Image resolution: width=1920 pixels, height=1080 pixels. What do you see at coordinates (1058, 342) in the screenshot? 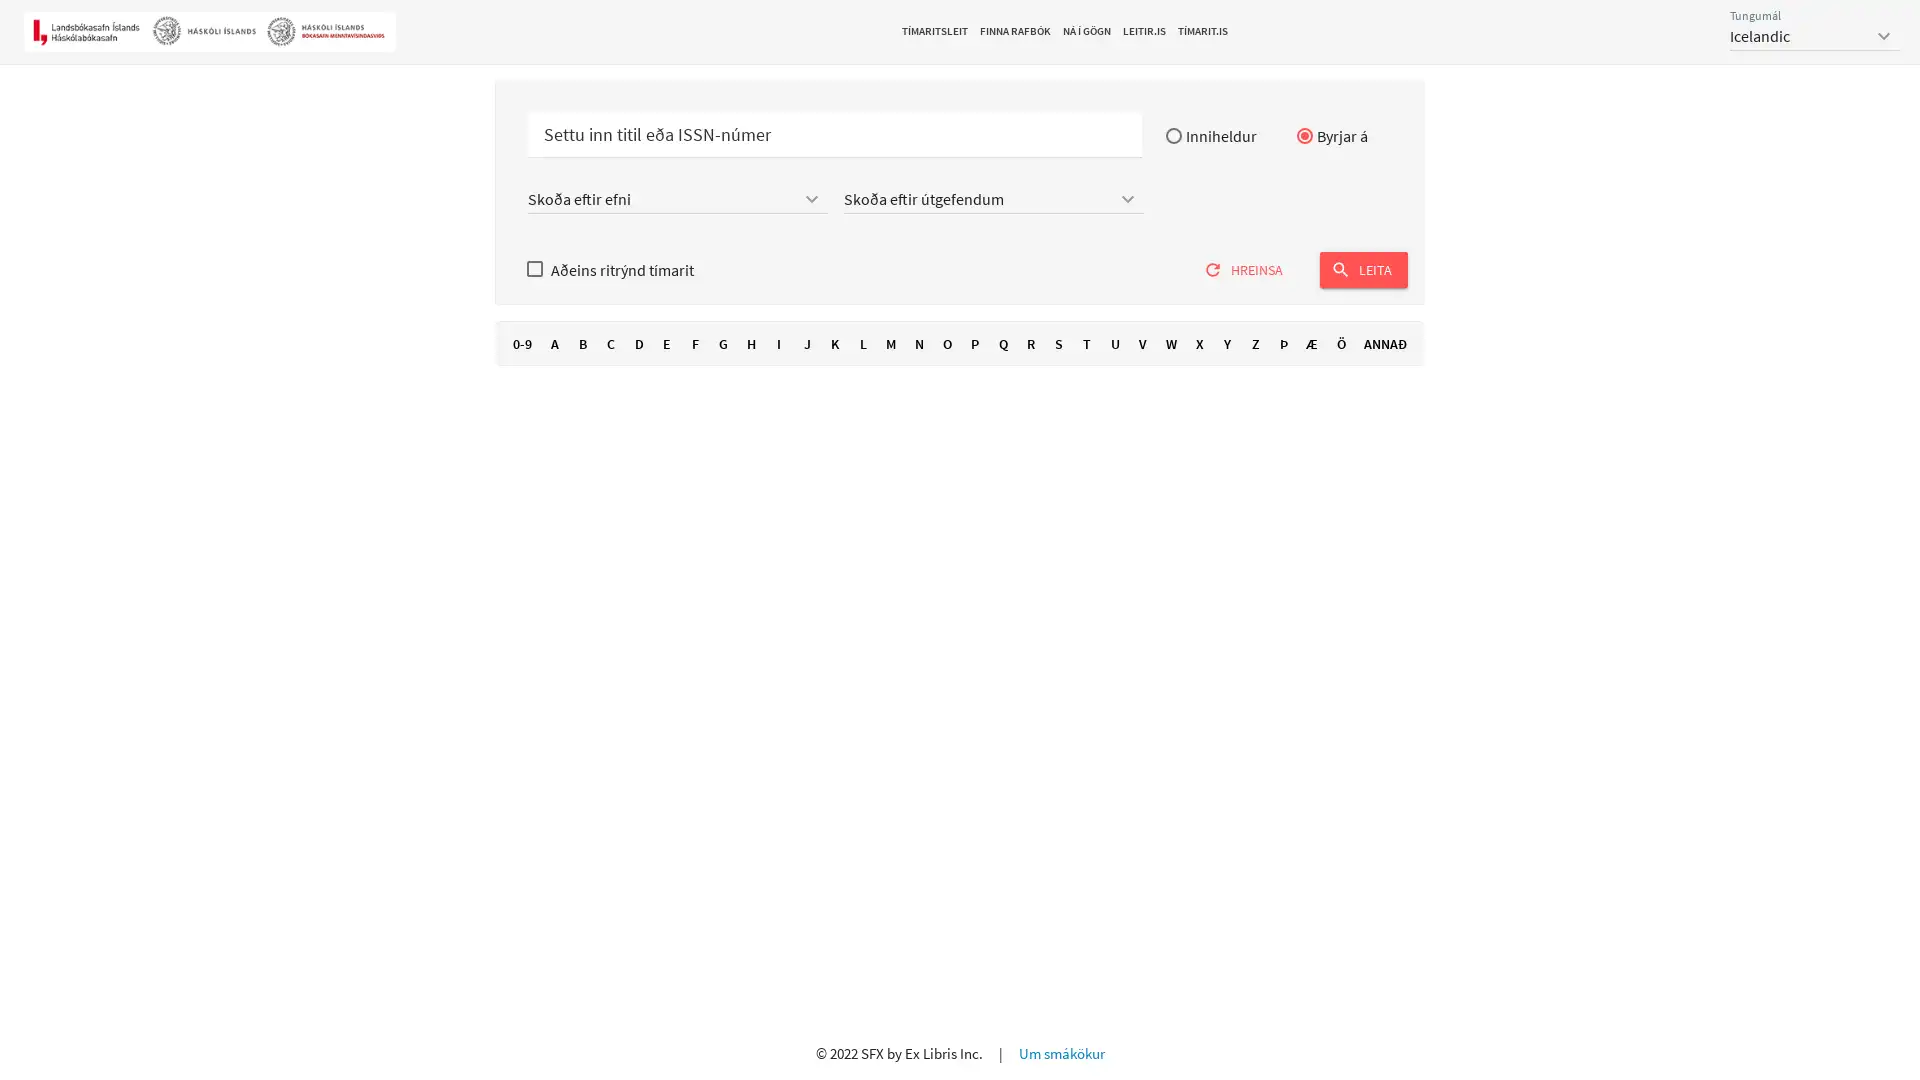
I see `S` at bounding box center [1058, 342].